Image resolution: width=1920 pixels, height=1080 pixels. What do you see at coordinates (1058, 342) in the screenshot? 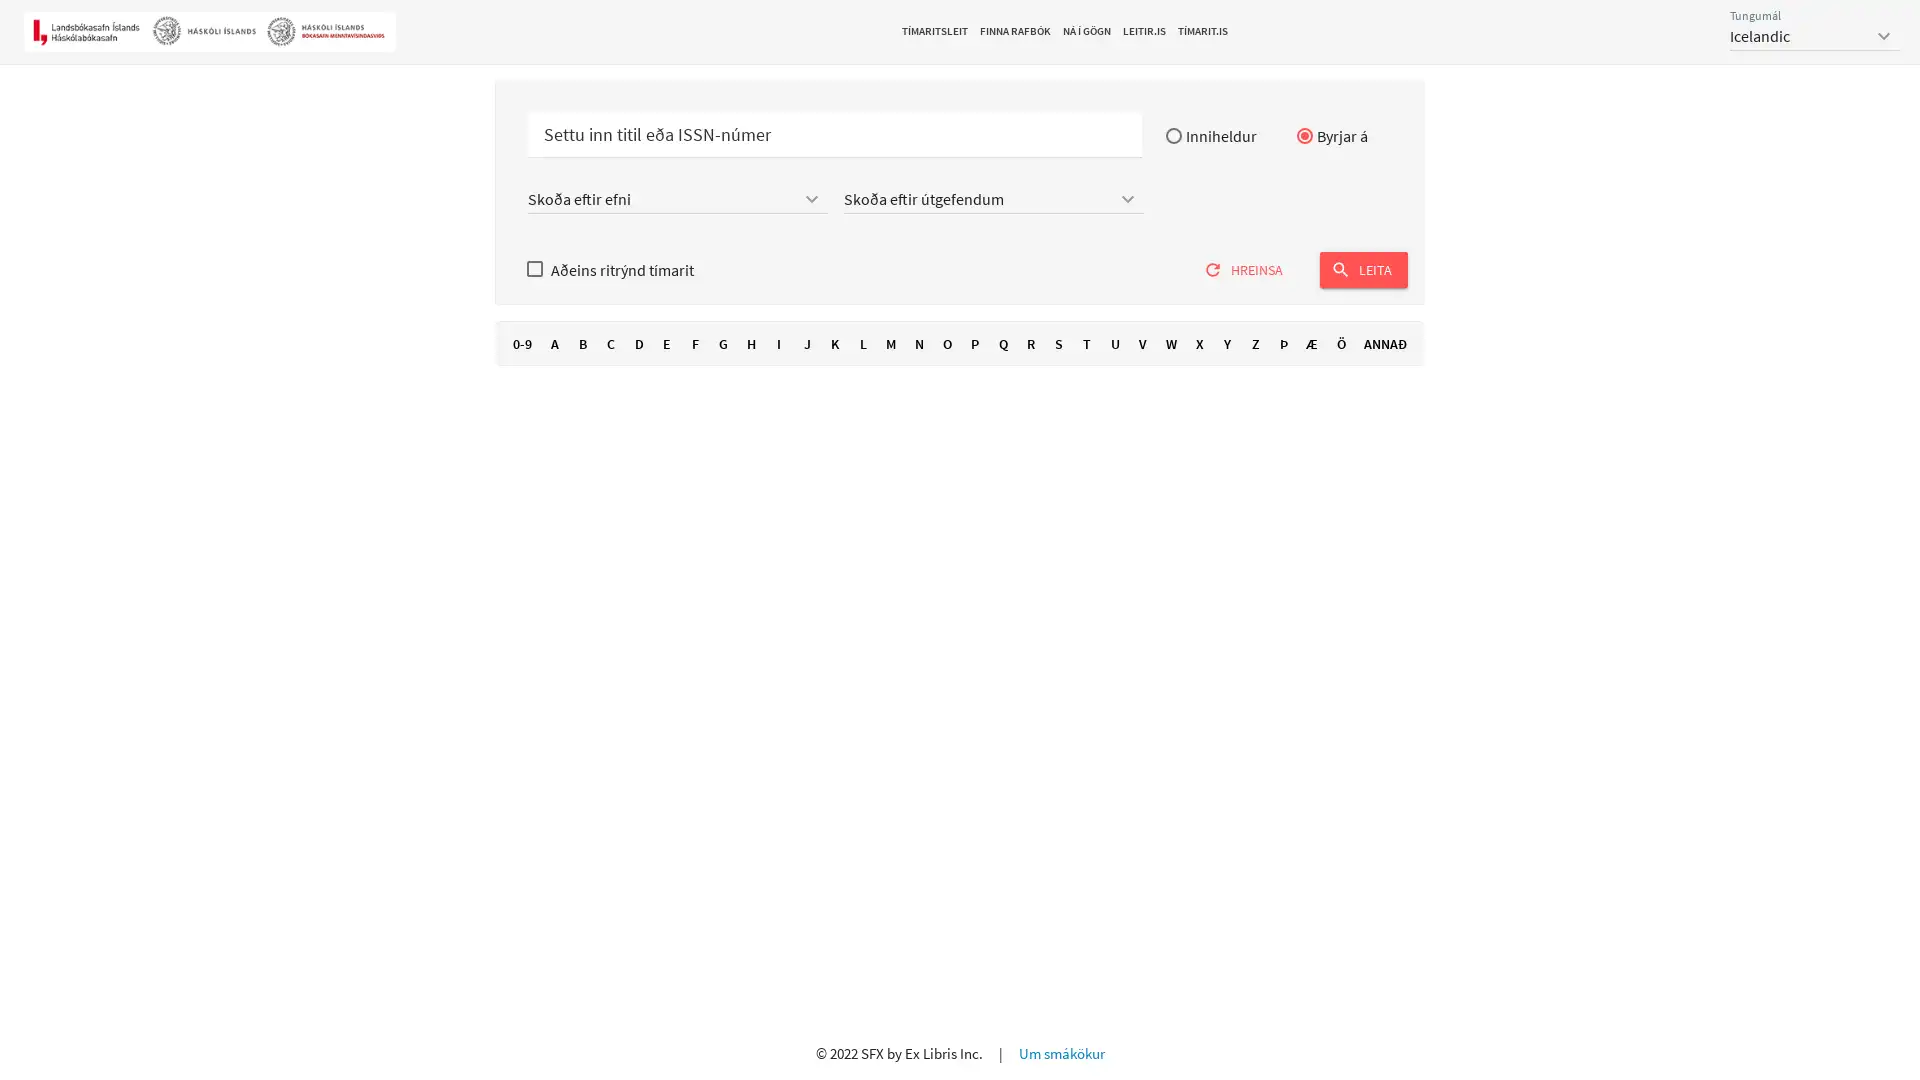
I see `S` at bounding box center [1058, 342].